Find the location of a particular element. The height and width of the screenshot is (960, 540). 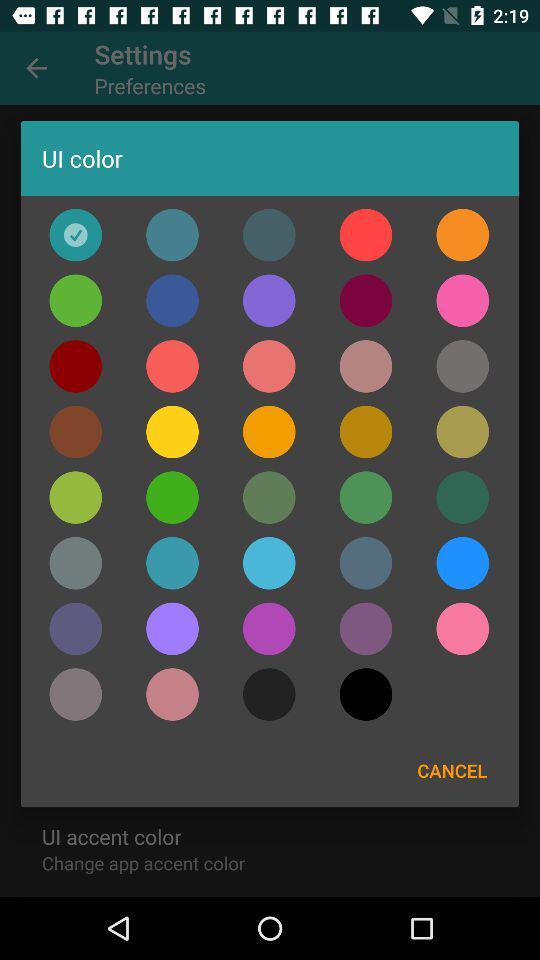

choose black color is located at coordinates (269, 694).